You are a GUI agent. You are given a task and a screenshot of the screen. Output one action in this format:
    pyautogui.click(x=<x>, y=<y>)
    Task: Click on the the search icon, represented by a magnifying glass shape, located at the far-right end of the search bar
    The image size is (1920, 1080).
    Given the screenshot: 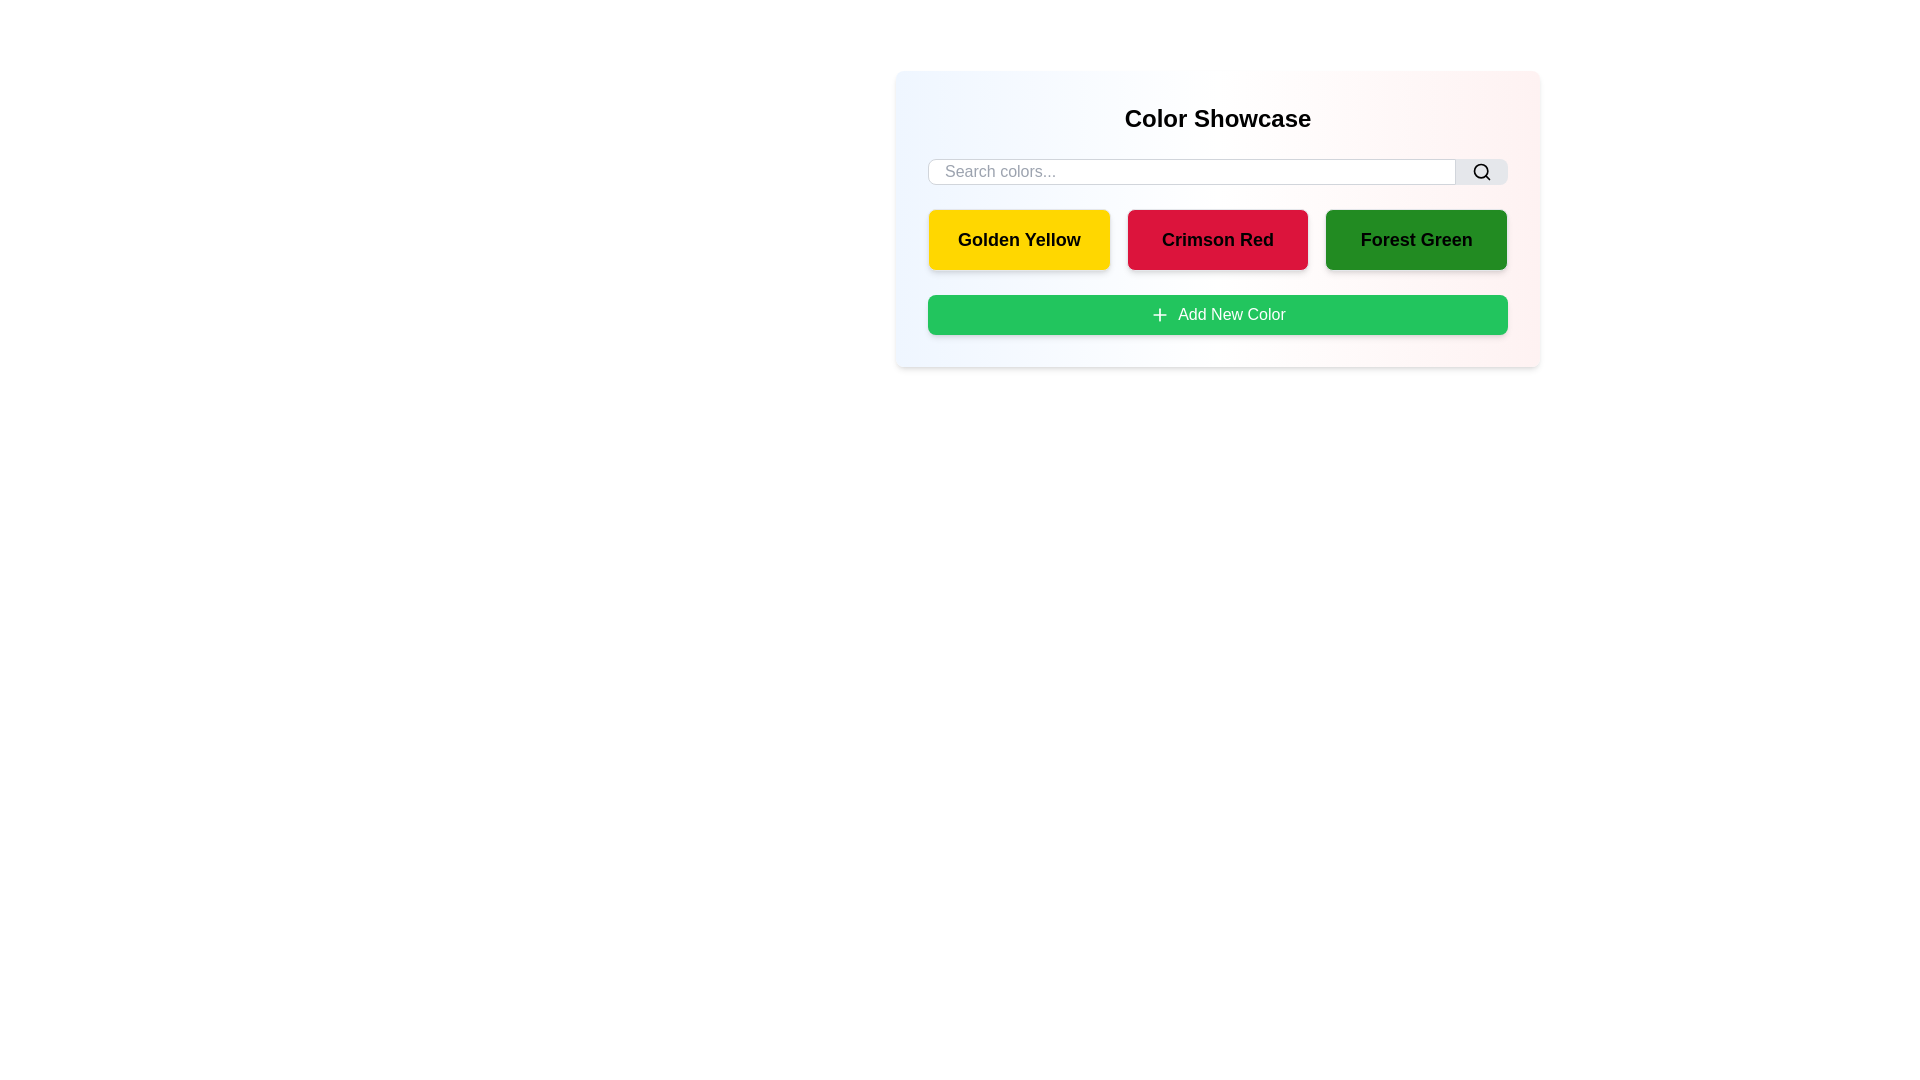 What is the action you would take?
    pyautogui.click(x=1482, y=171)
    